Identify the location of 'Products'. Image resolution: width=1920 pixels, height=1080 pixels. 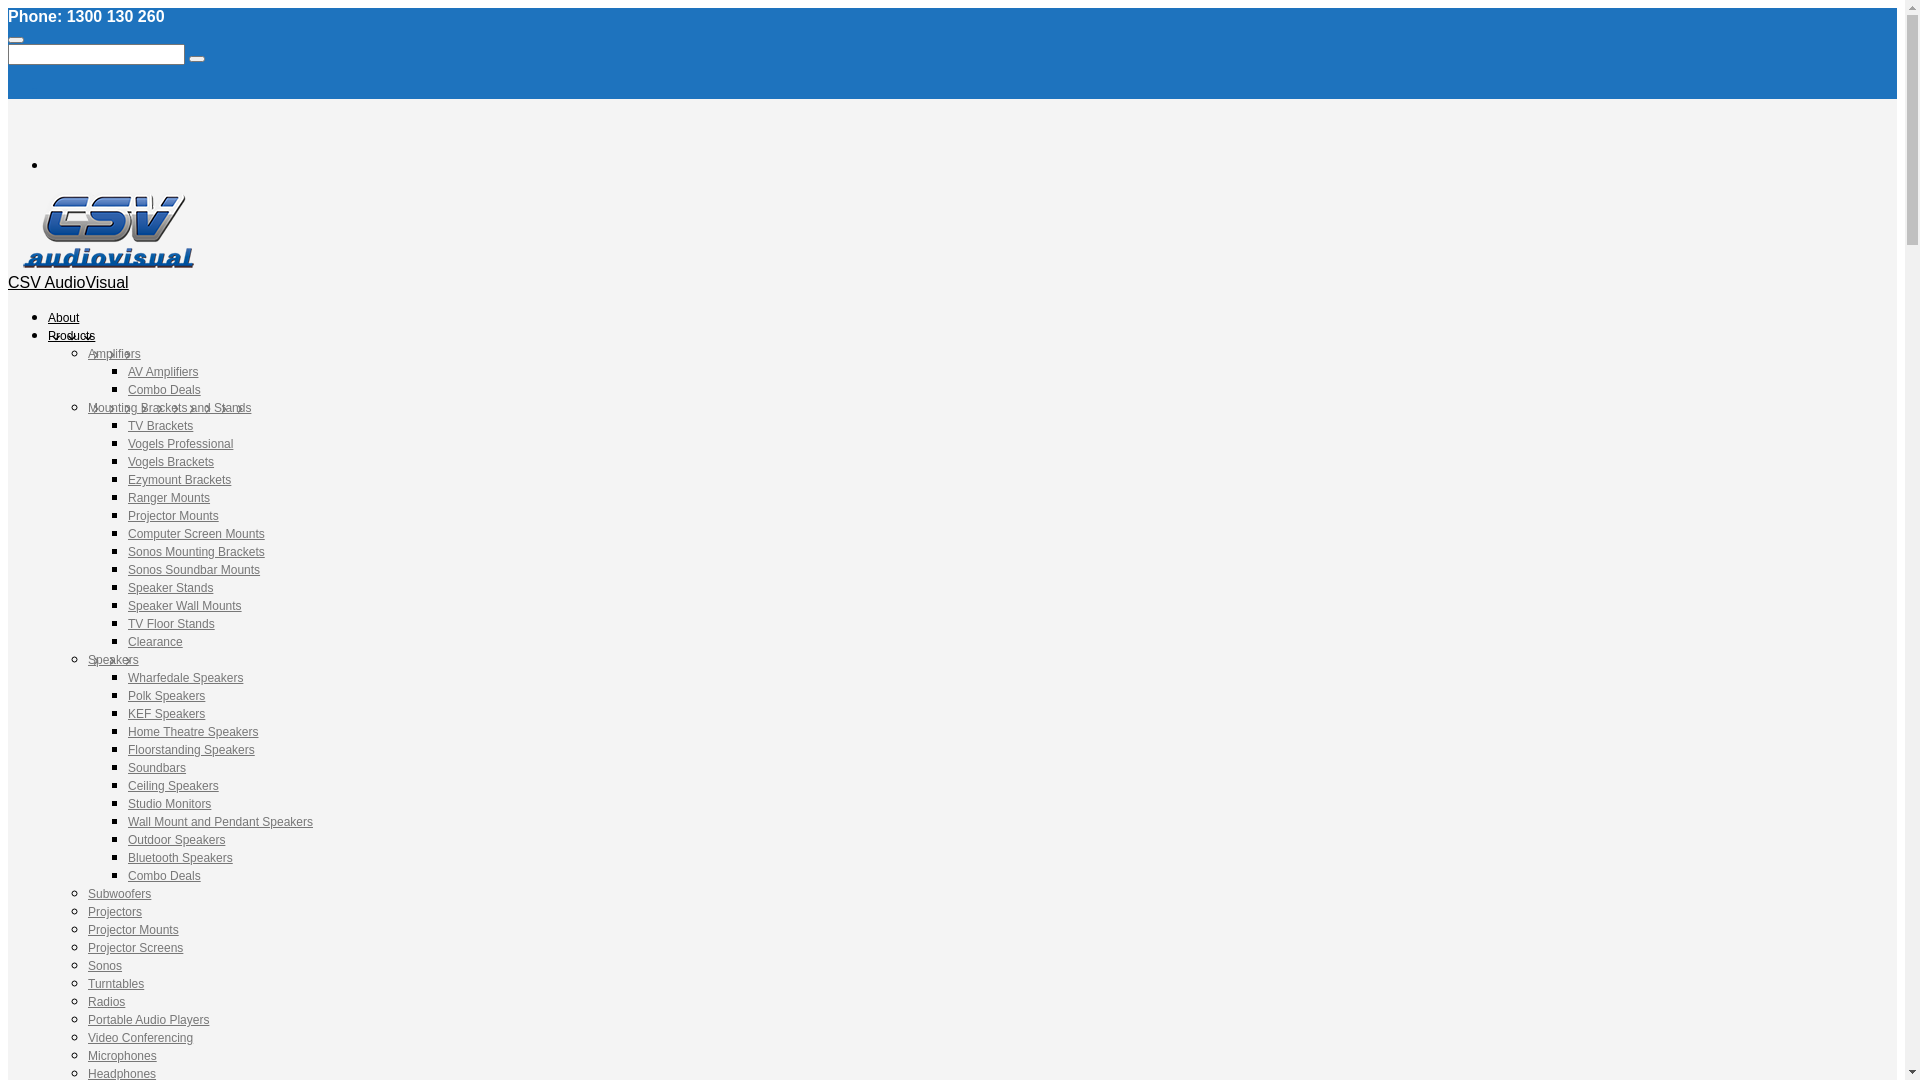
(71, 334).